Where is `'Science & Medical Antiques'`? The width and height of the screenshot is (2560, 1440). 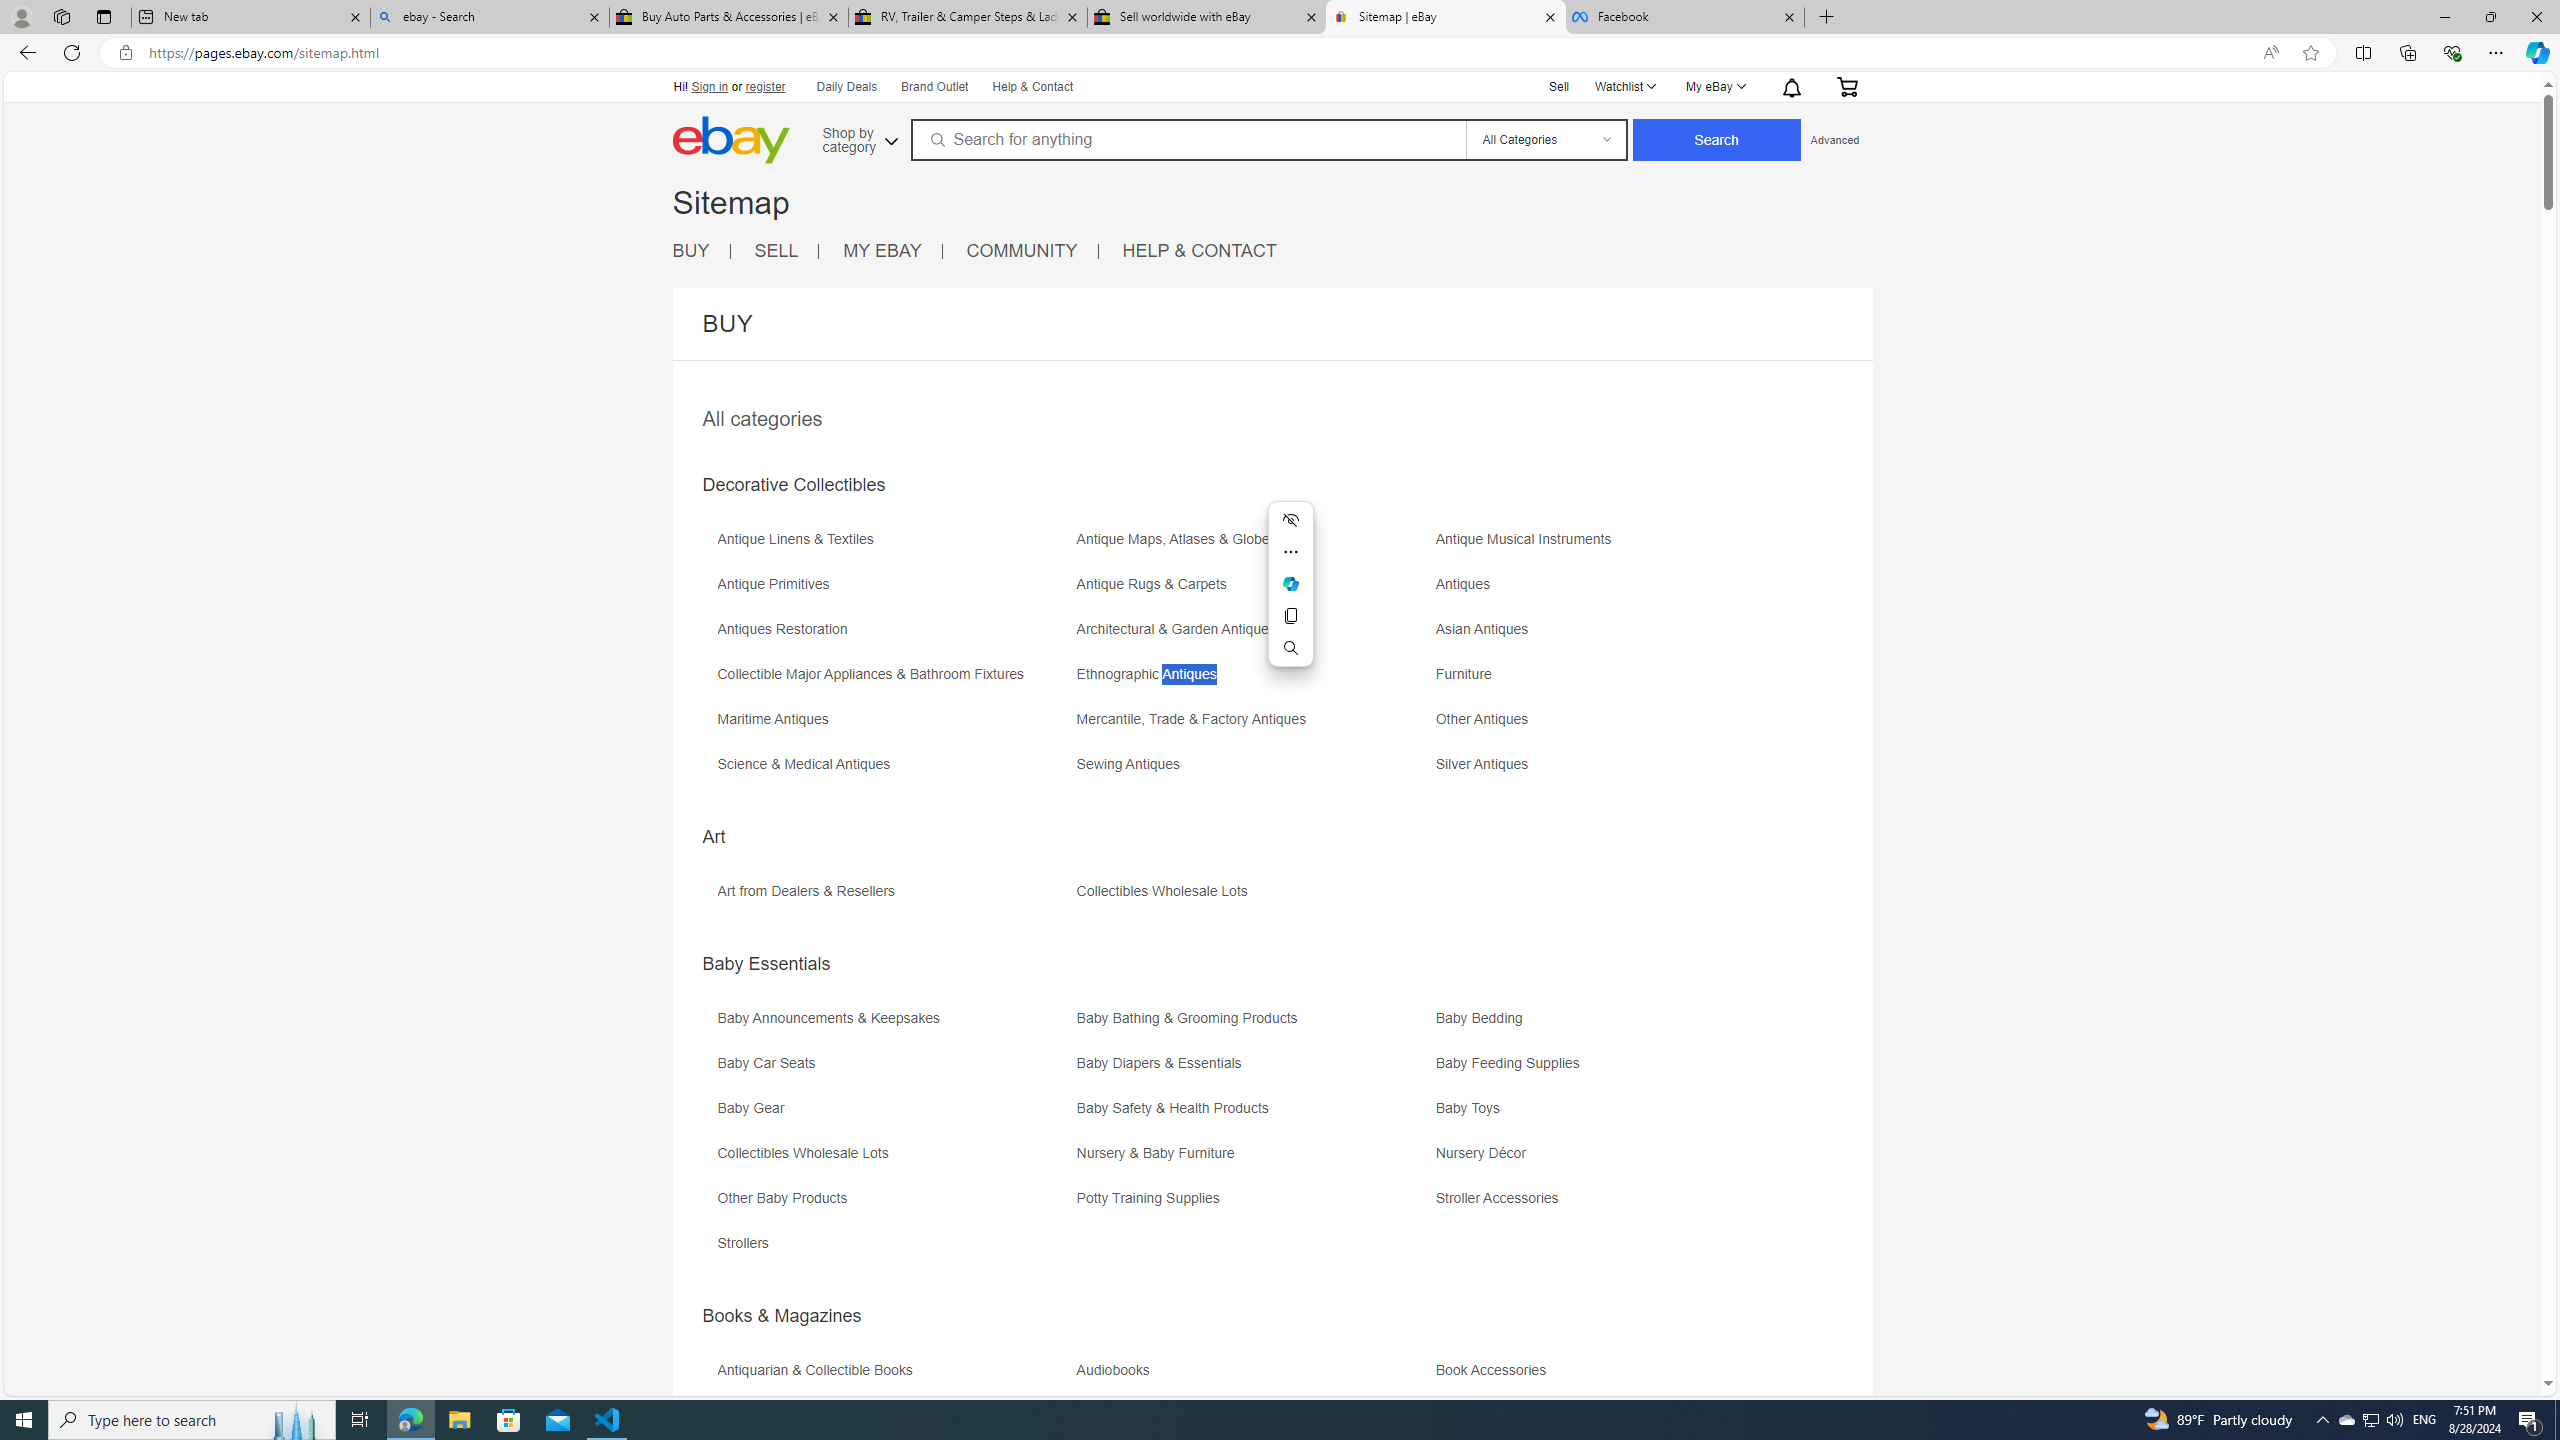
'Science & Medical Antiques' is located at coordinates (893, 770).